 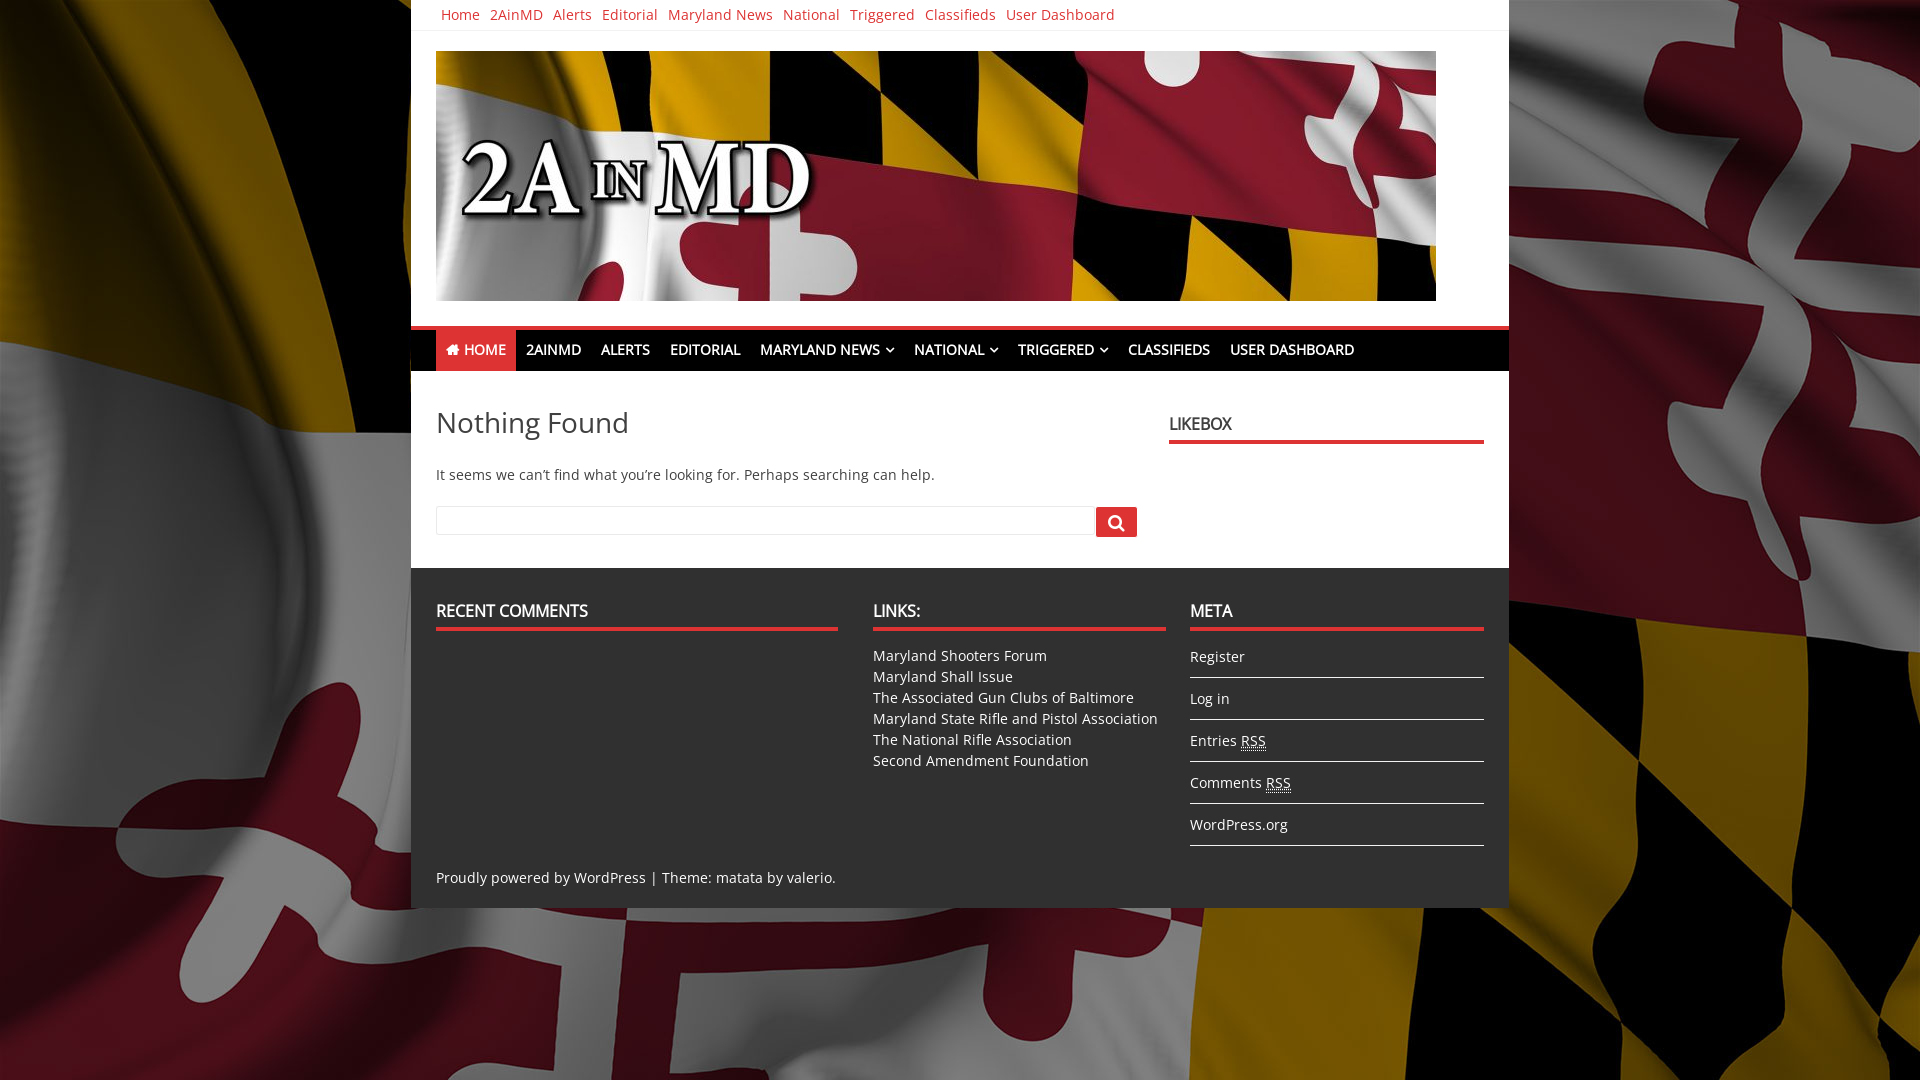 What do you see at coordinates (553, 349) in the screenshot?
I see `'2AINMD'` at bounding box center [553, 349].